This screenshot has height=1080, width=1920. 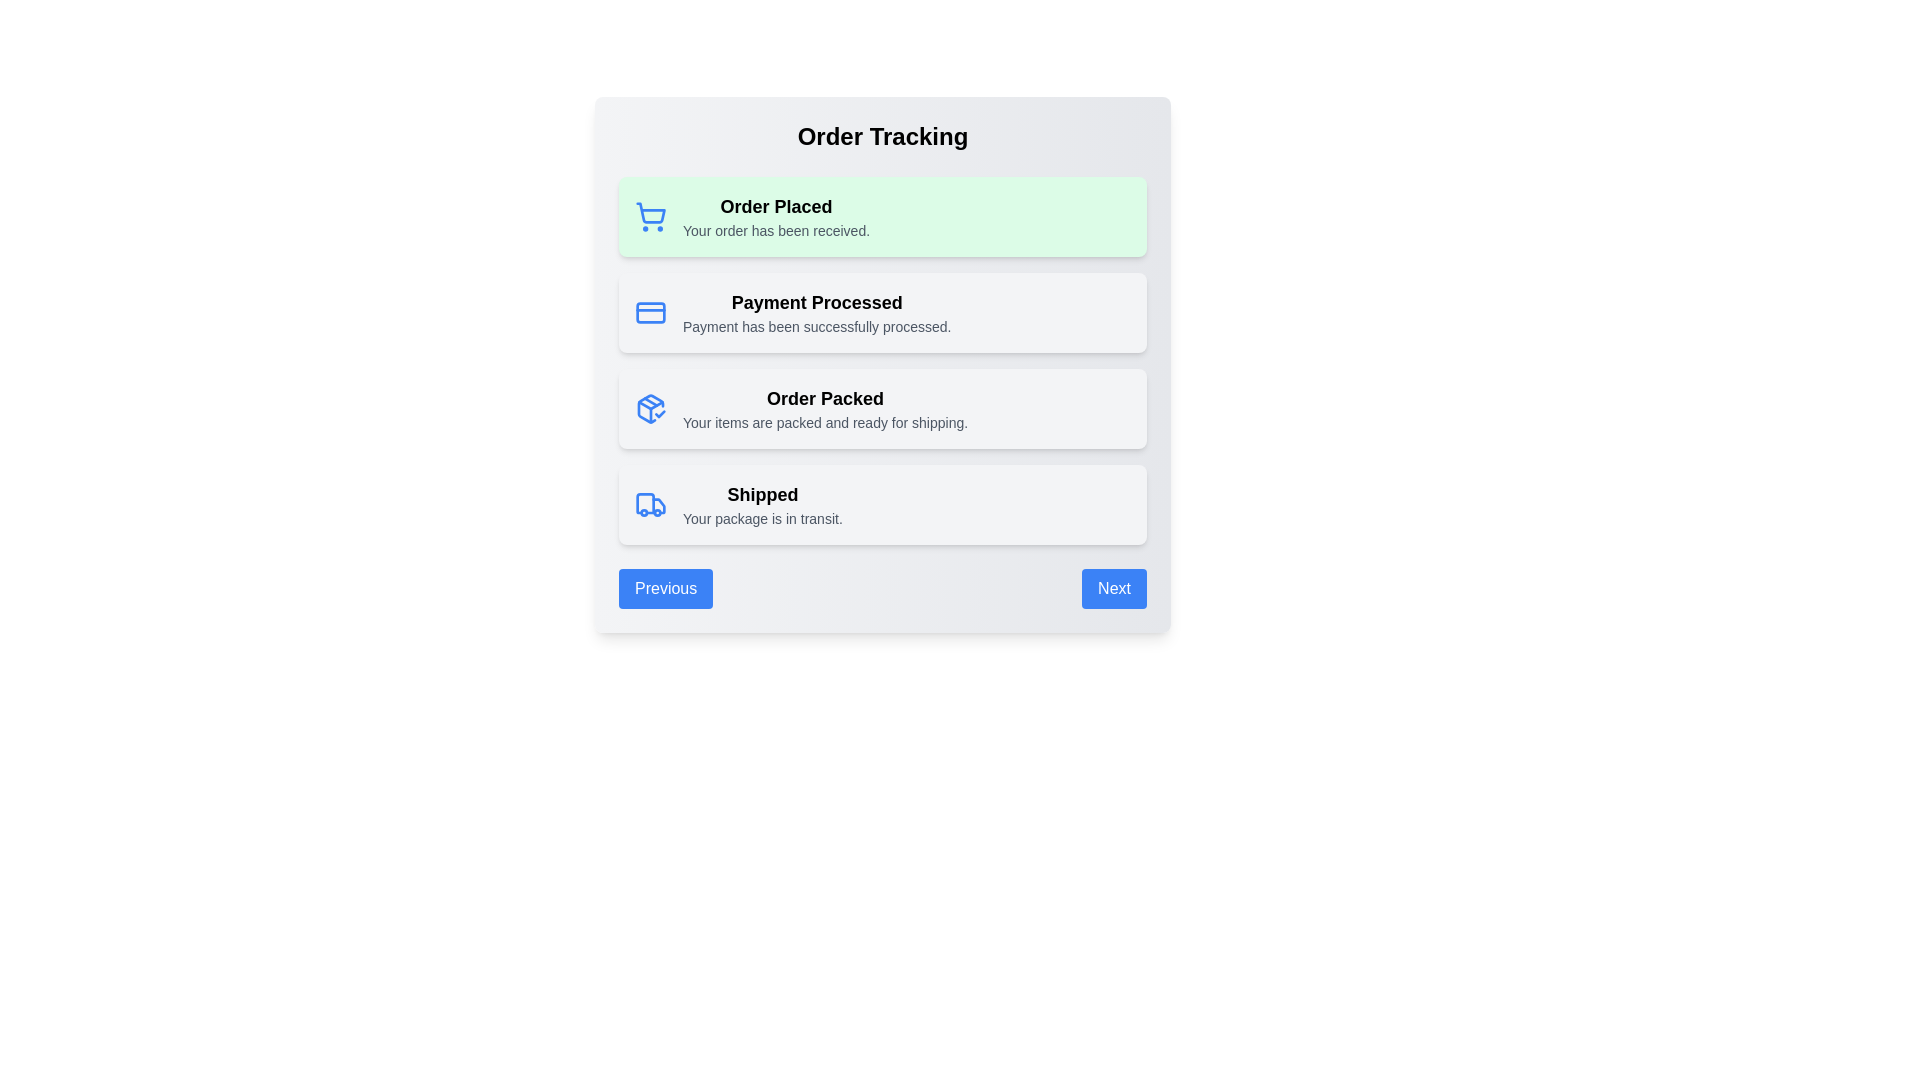 I want to click on the status item labeled 'Order Packed' in the sequential status tracker interface, which features a blue package icon with a check mark and text indicating that items are packed and ready for shipping, so click(x=882, y=407).